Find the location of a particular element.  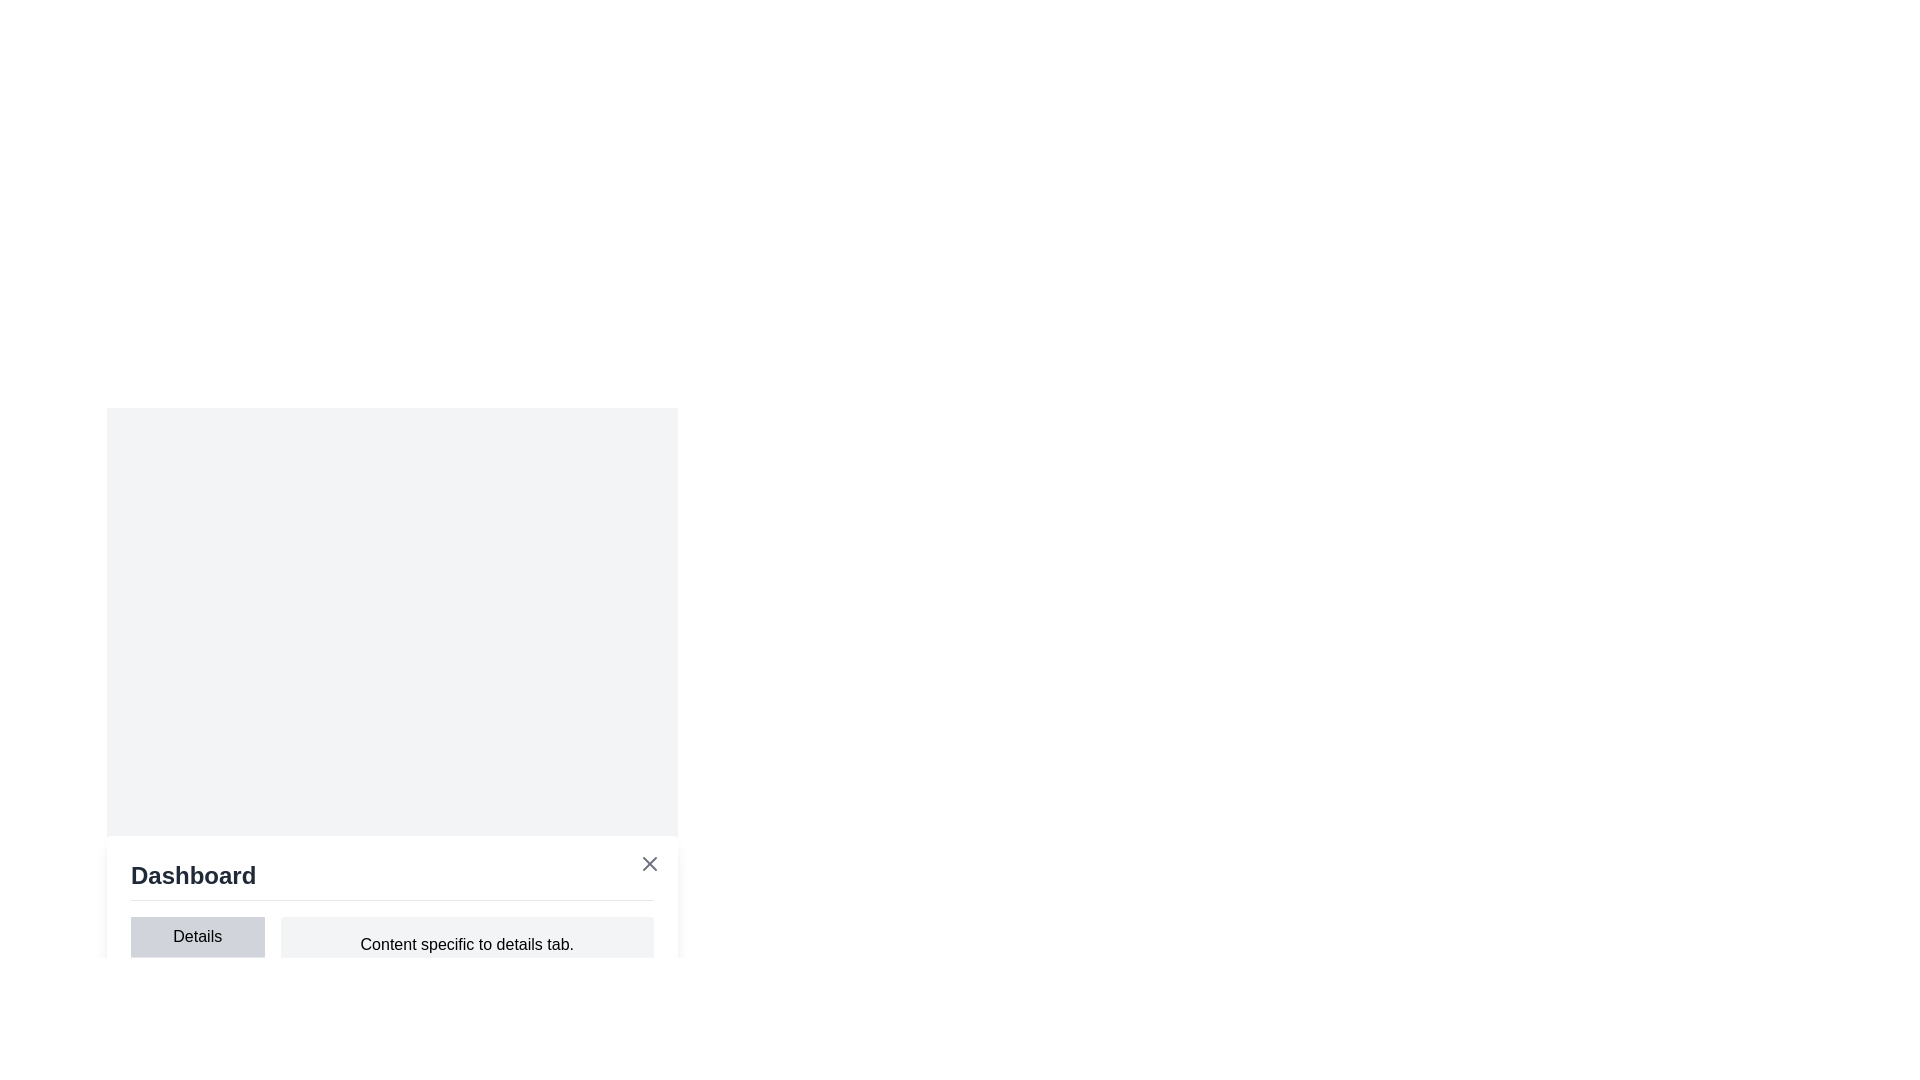

the Details tab and interact with its content is located at coordinates (196, 936).